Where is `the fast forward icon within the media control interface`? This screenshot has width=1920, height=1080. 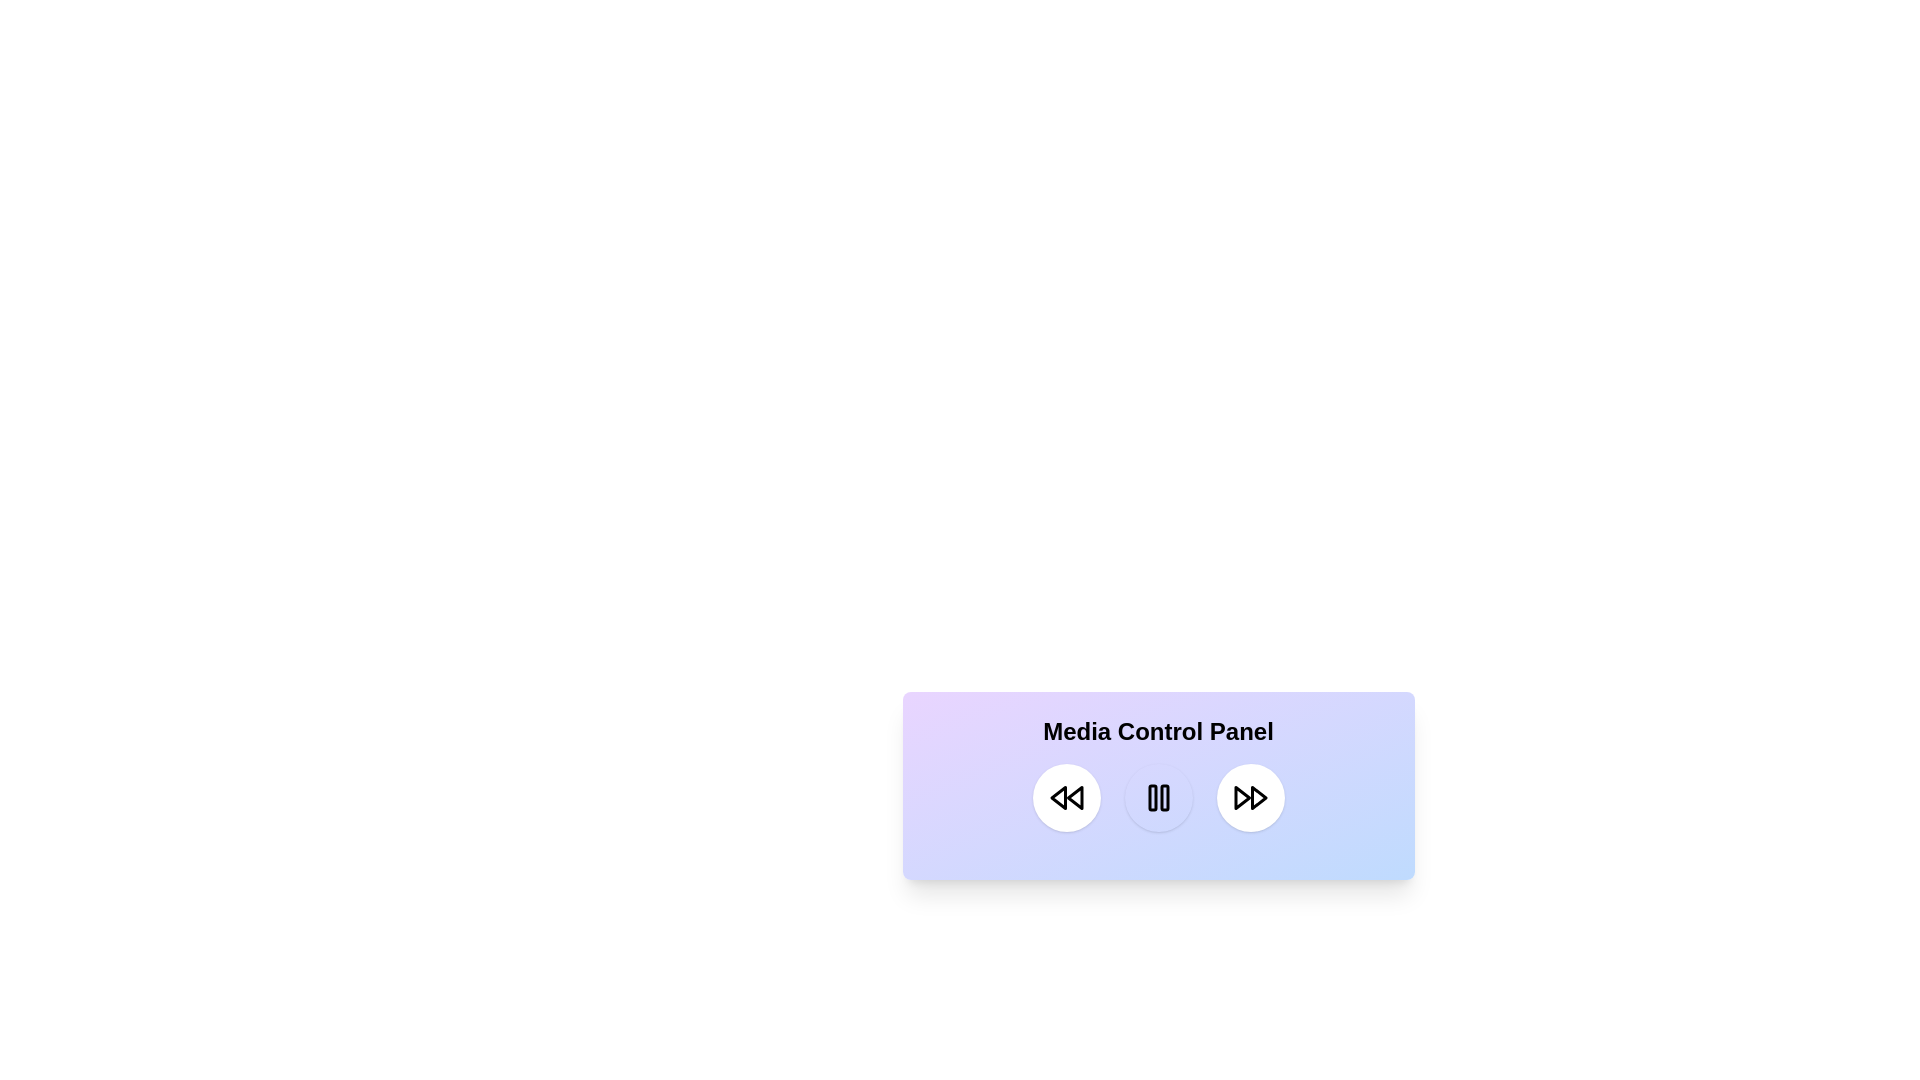 the fast forward icon within the media control interface is located at coordinates (1257, 797).